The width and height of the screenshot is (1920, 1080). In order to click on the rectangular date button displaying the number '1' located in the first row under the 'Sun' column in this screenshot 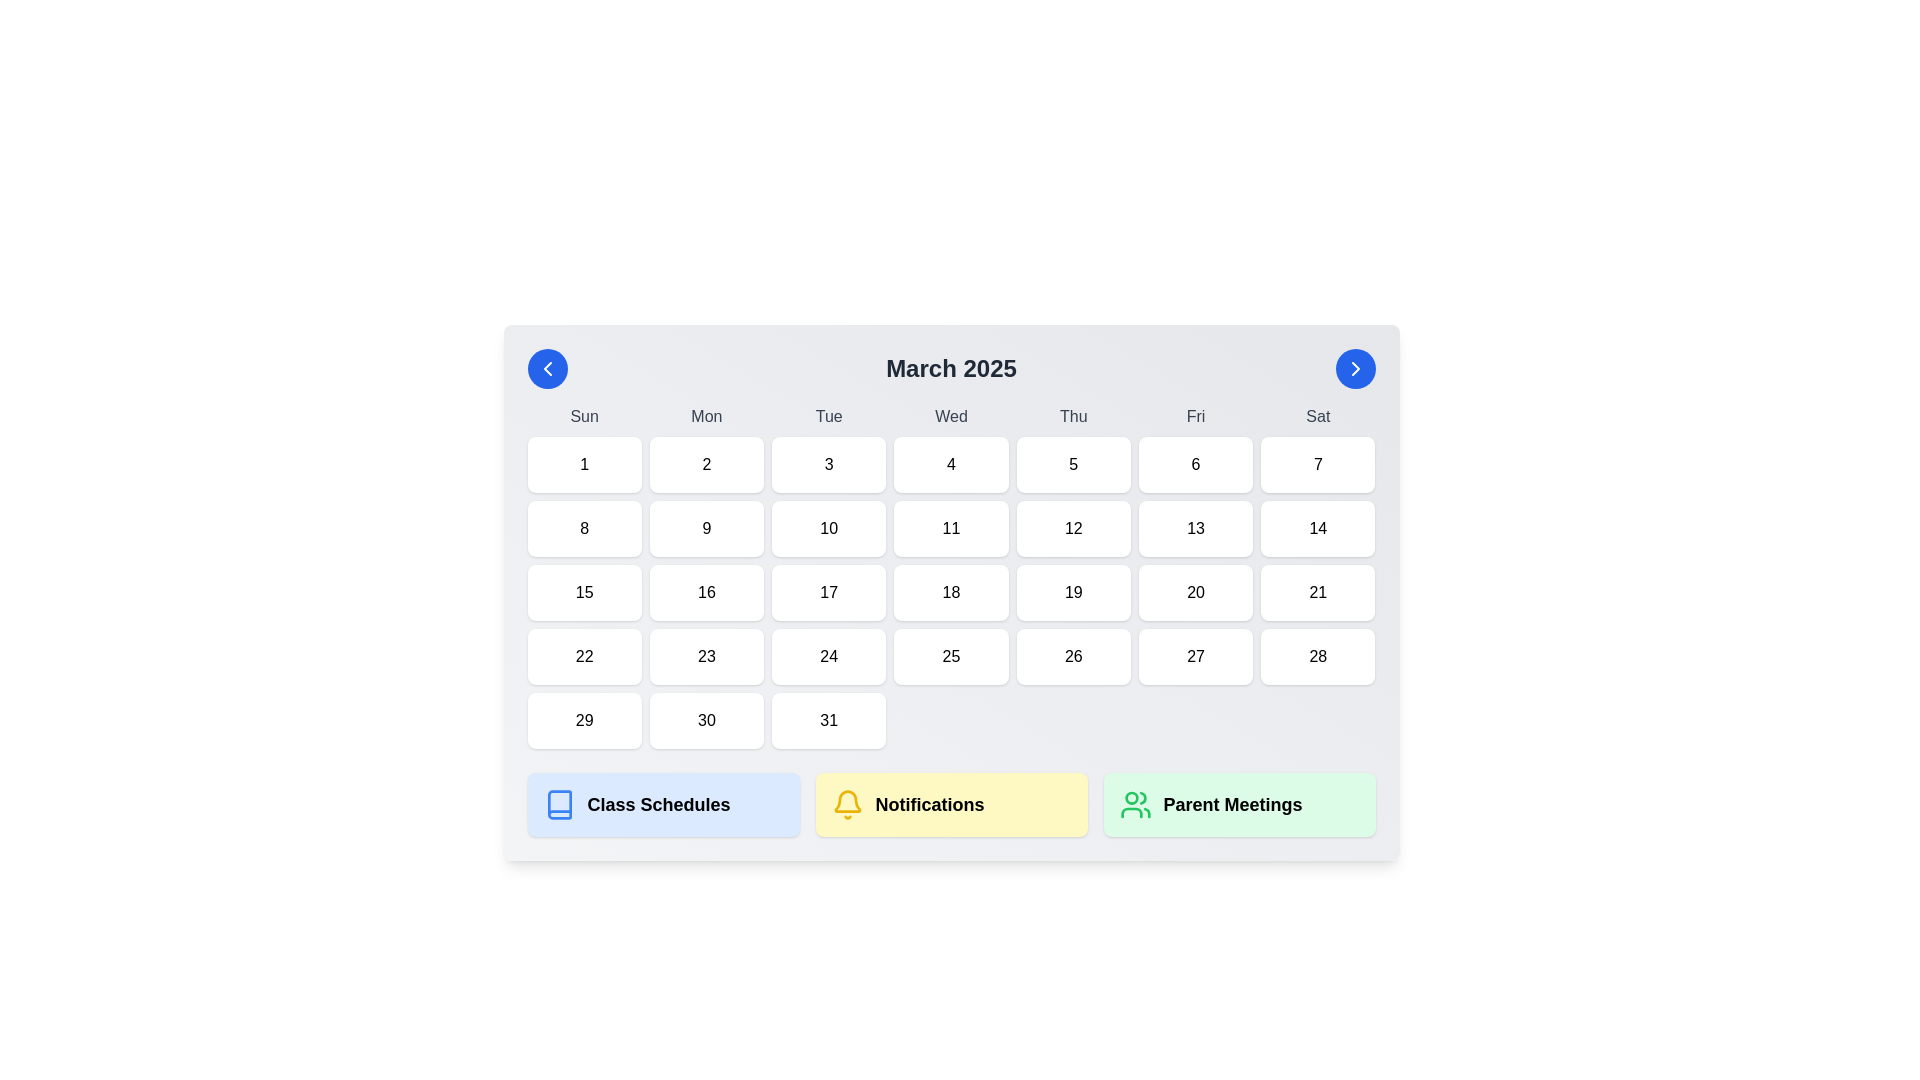, I will do `click(583, 465)`.